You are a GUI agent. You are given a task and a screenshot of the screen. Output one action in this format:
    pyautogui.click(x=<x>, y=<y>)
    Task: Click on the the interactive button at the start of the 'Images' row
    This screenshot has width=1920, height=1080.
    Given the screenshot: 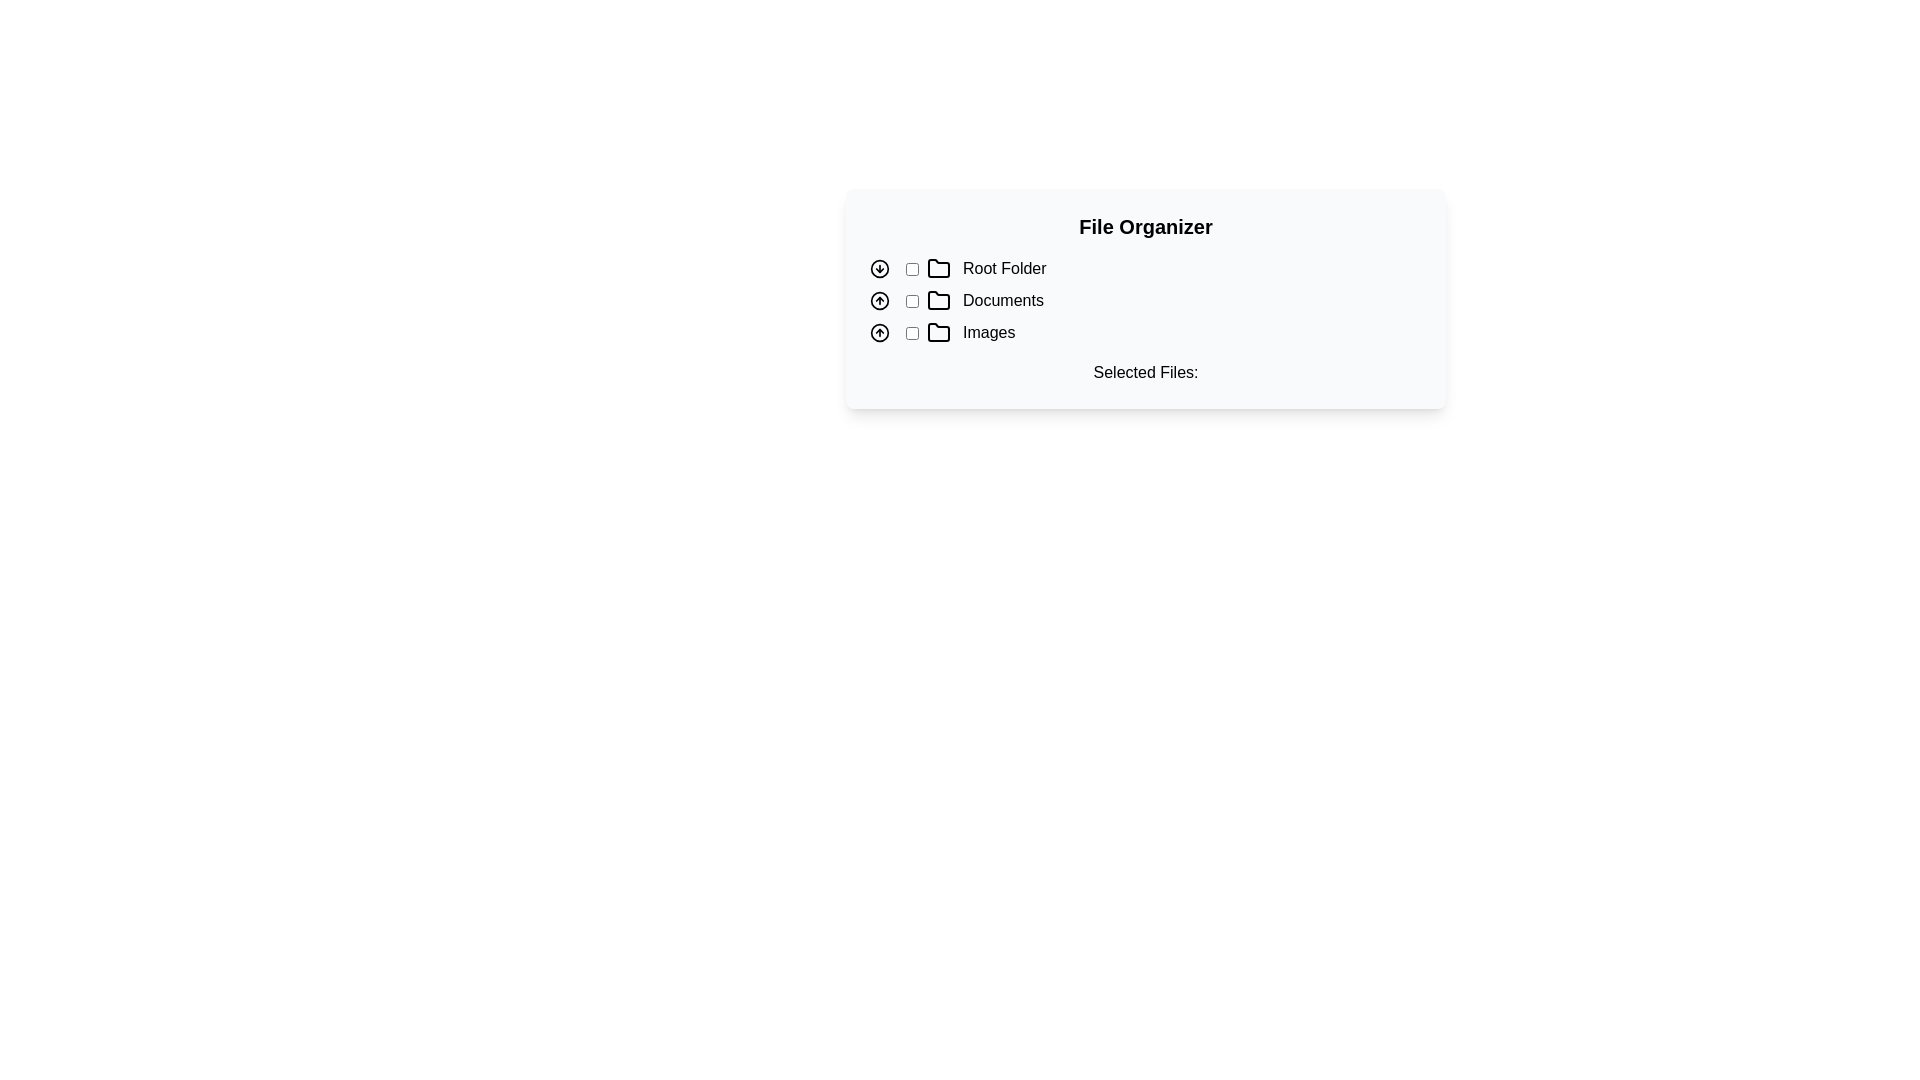 What is the action you would take?
    pyautogui.click(x=879, y=331)
    